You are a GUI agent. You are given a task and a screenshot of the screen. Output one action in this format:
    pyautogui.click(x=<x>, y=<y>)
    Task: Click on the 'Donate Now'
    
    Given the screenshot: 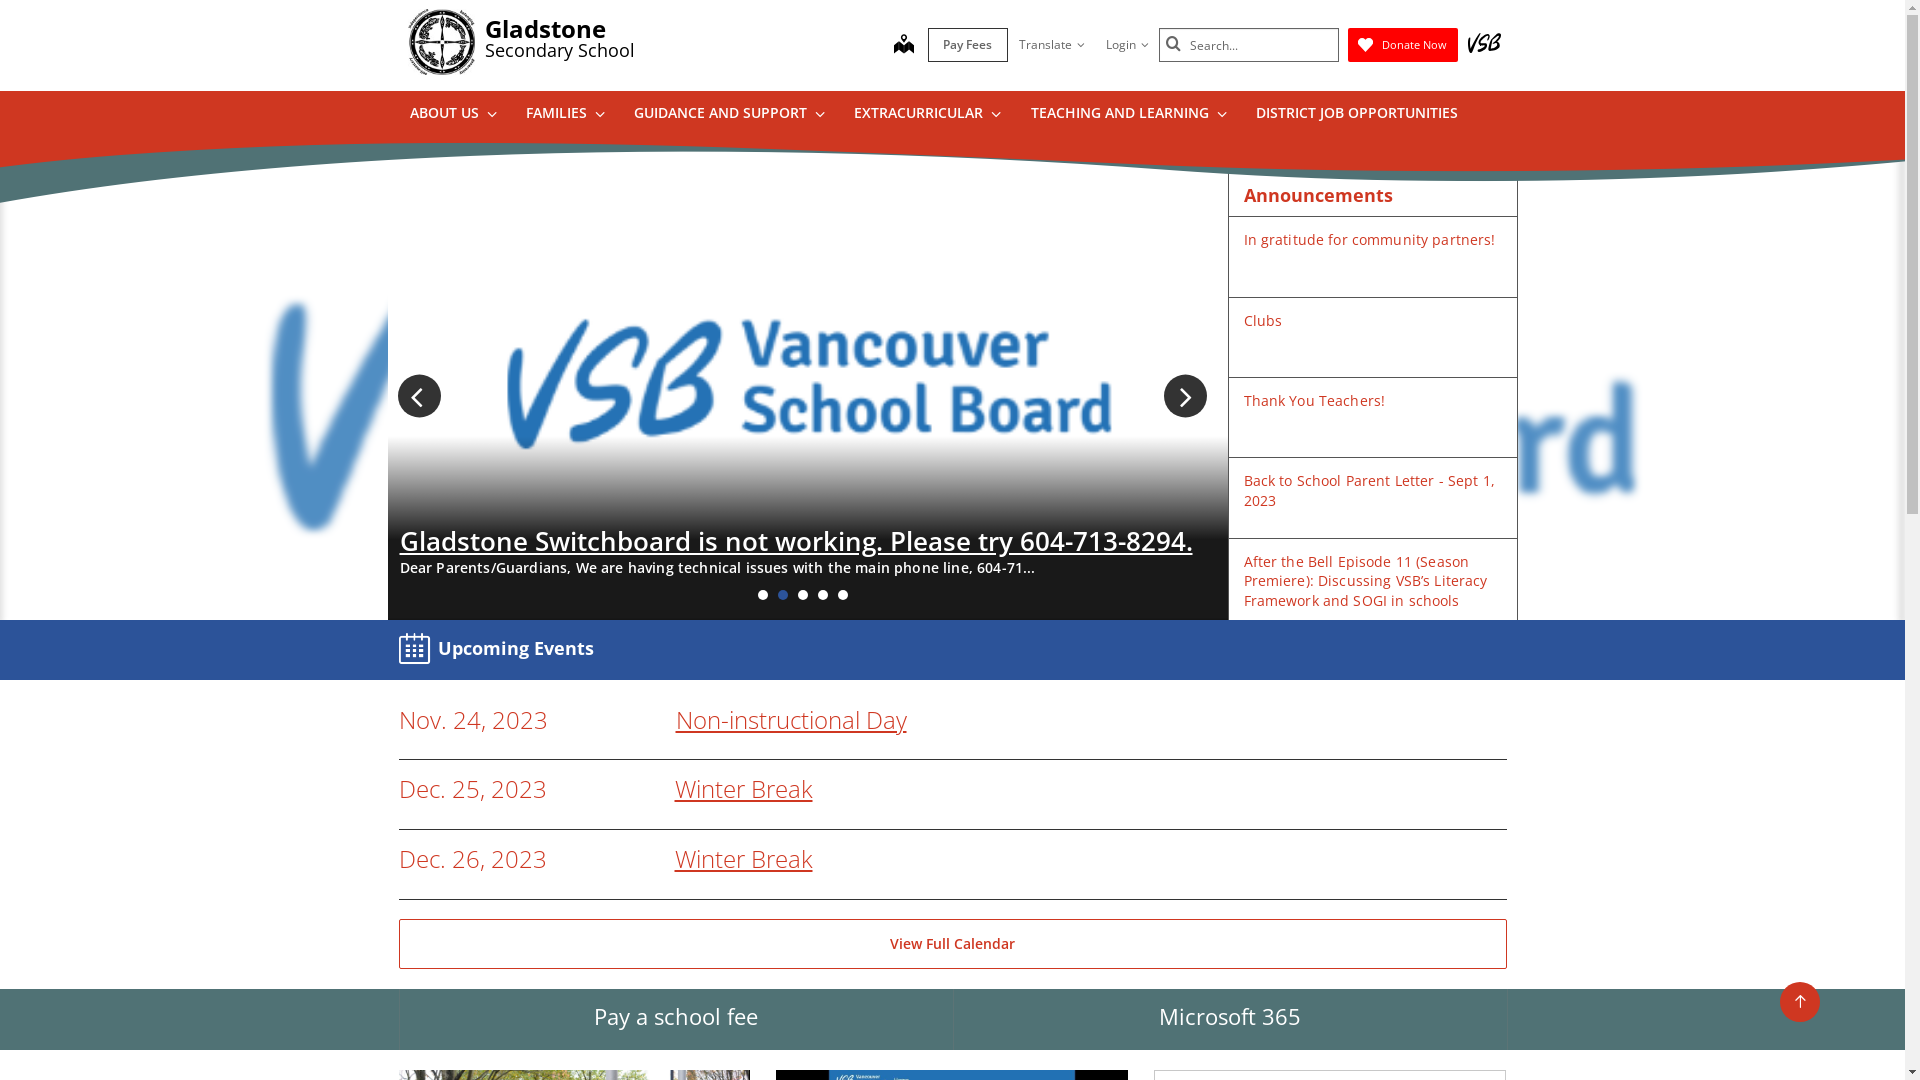 What is the action you would take?
    pyautogui.click(x=1401, y=45)
    